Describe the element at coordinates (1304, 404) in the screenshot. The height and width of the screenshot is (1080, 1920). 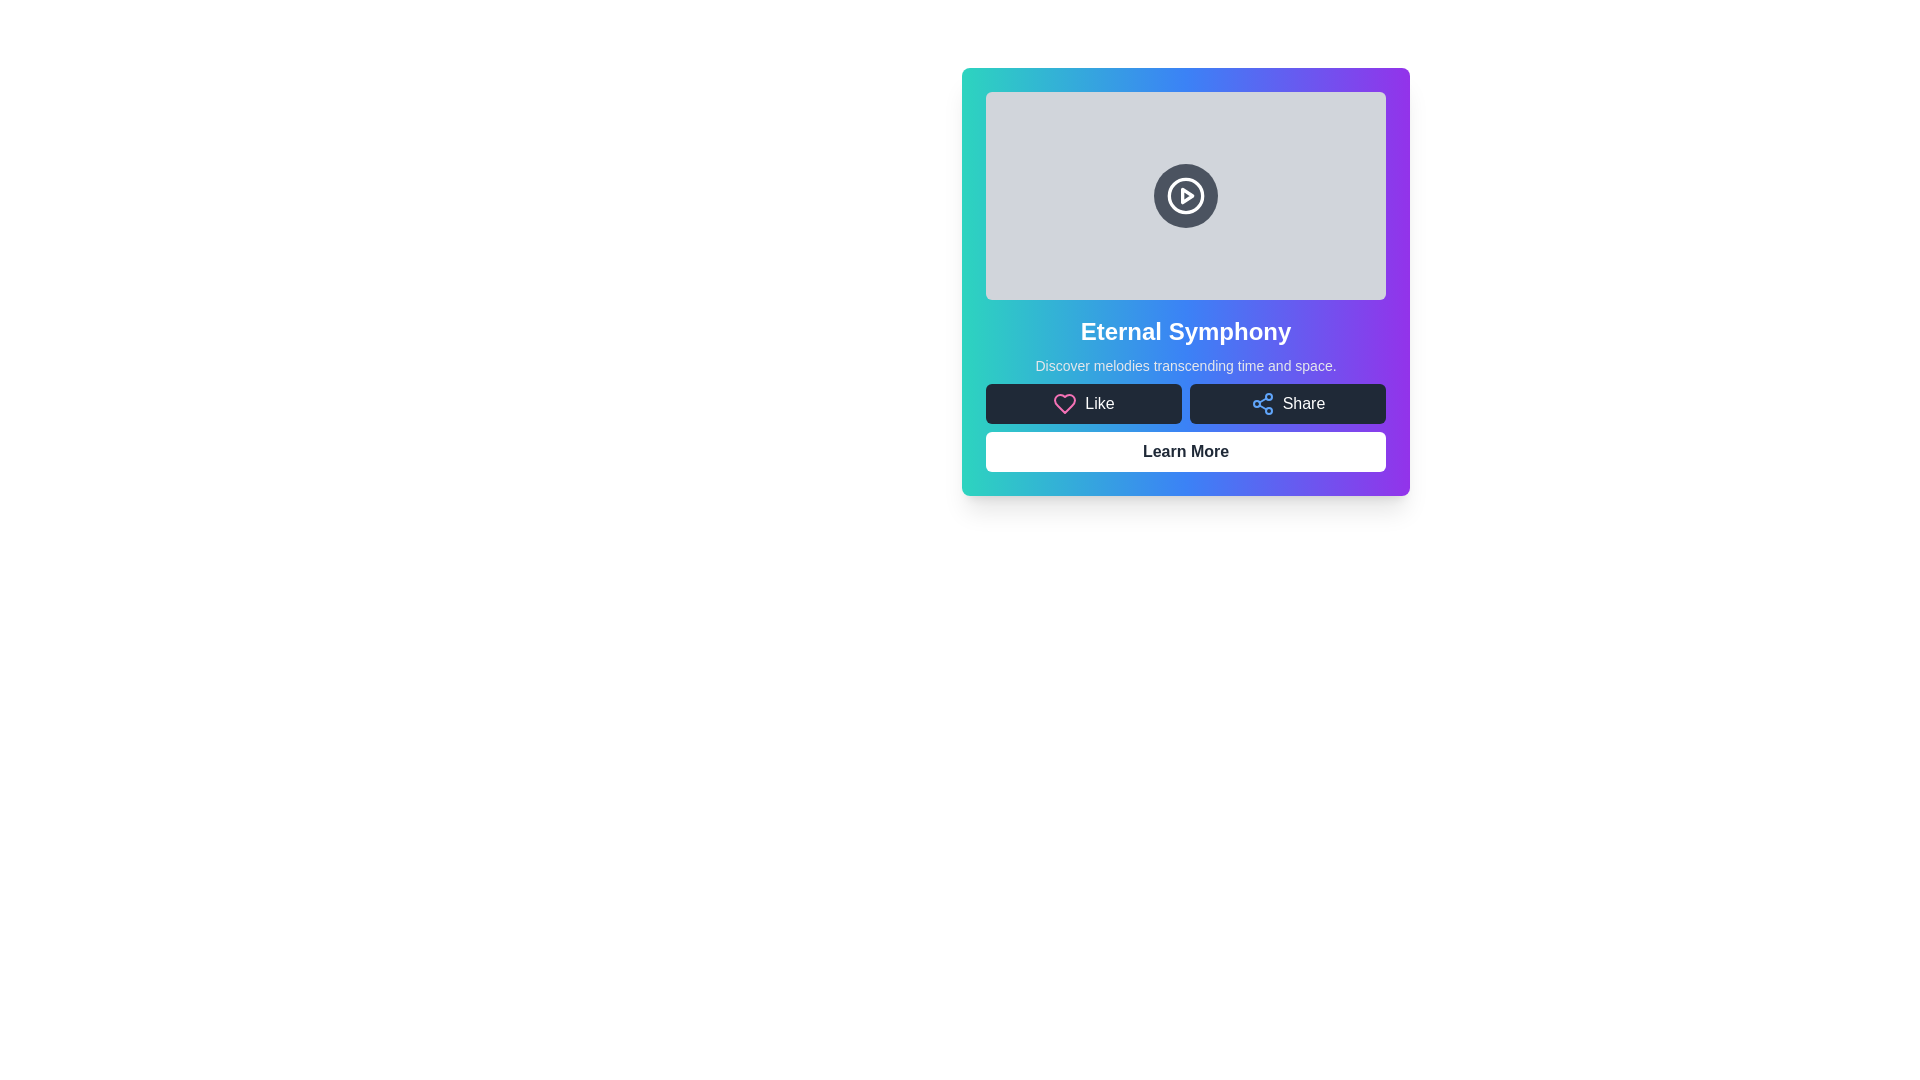
I see `the label within the share button, which indicates that clicking this button will allow the user to share content` at that location.